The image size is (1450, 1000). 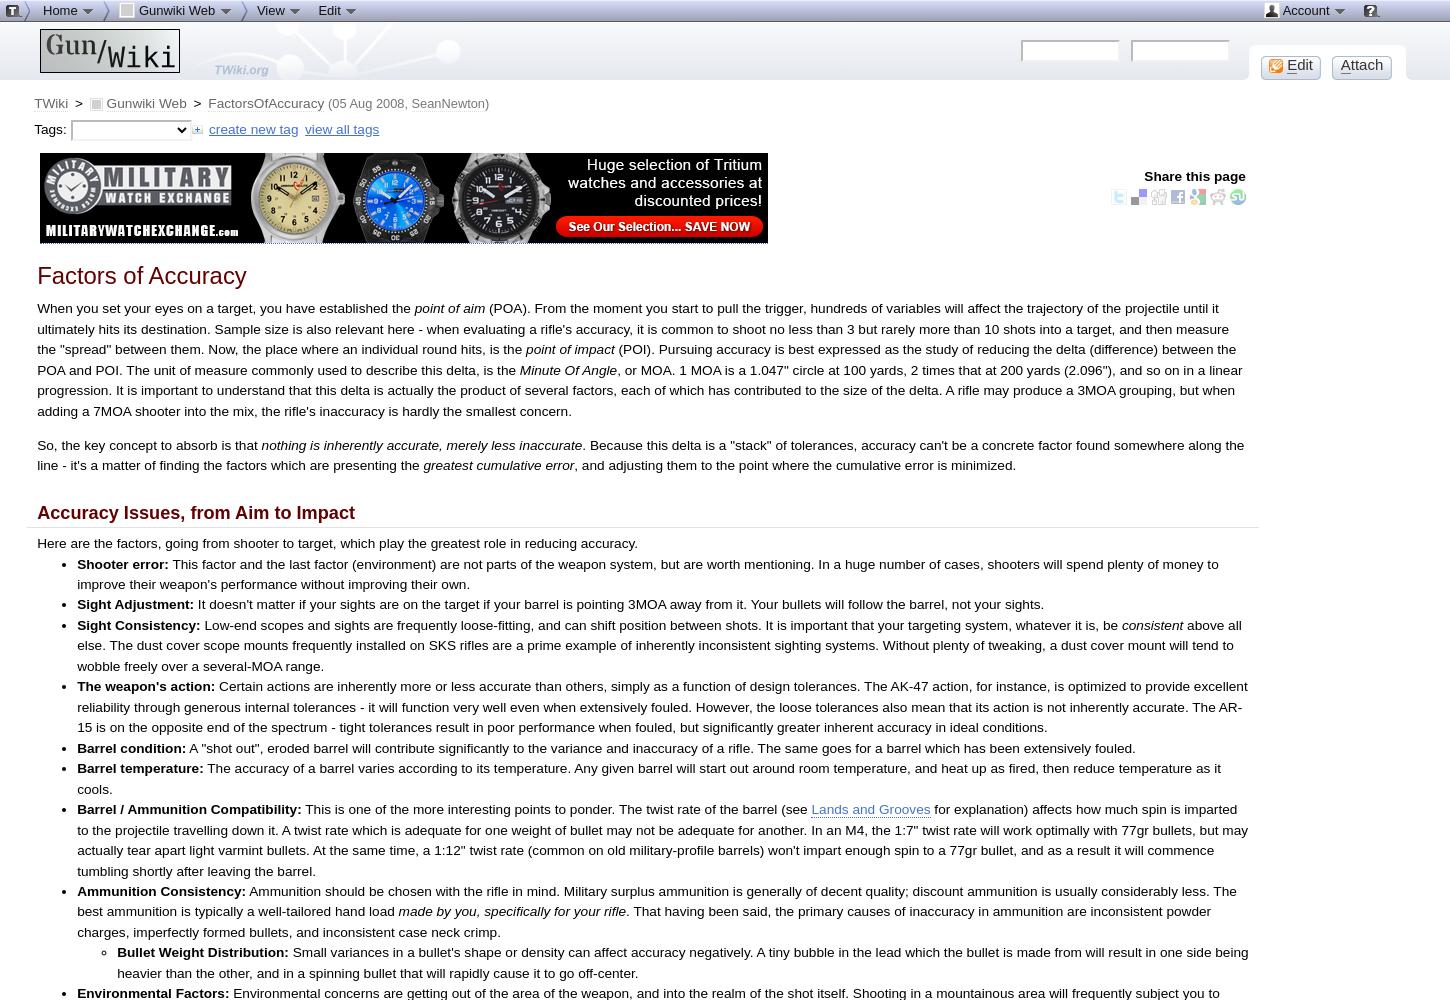 What do you see at coordinates (661, 839) in the screenshot?
I see `'for explanation) affects how much spin is imparted to the projectile travelling down it. A twist rate which is adequate for one weight of bullet may not be adequate for another. In an M4, the 1:7" twist rate will work optimally with 77gr bullets, but may actually tear apart light varmint bullets. At the same time, a 1:12" twist rate (common on old military-profile barrels) won't impart enough spin to a 77gr bullet, and as a result it will commence tumbling shortly after leaving the barrel.'` at bounding box center [661, 839].